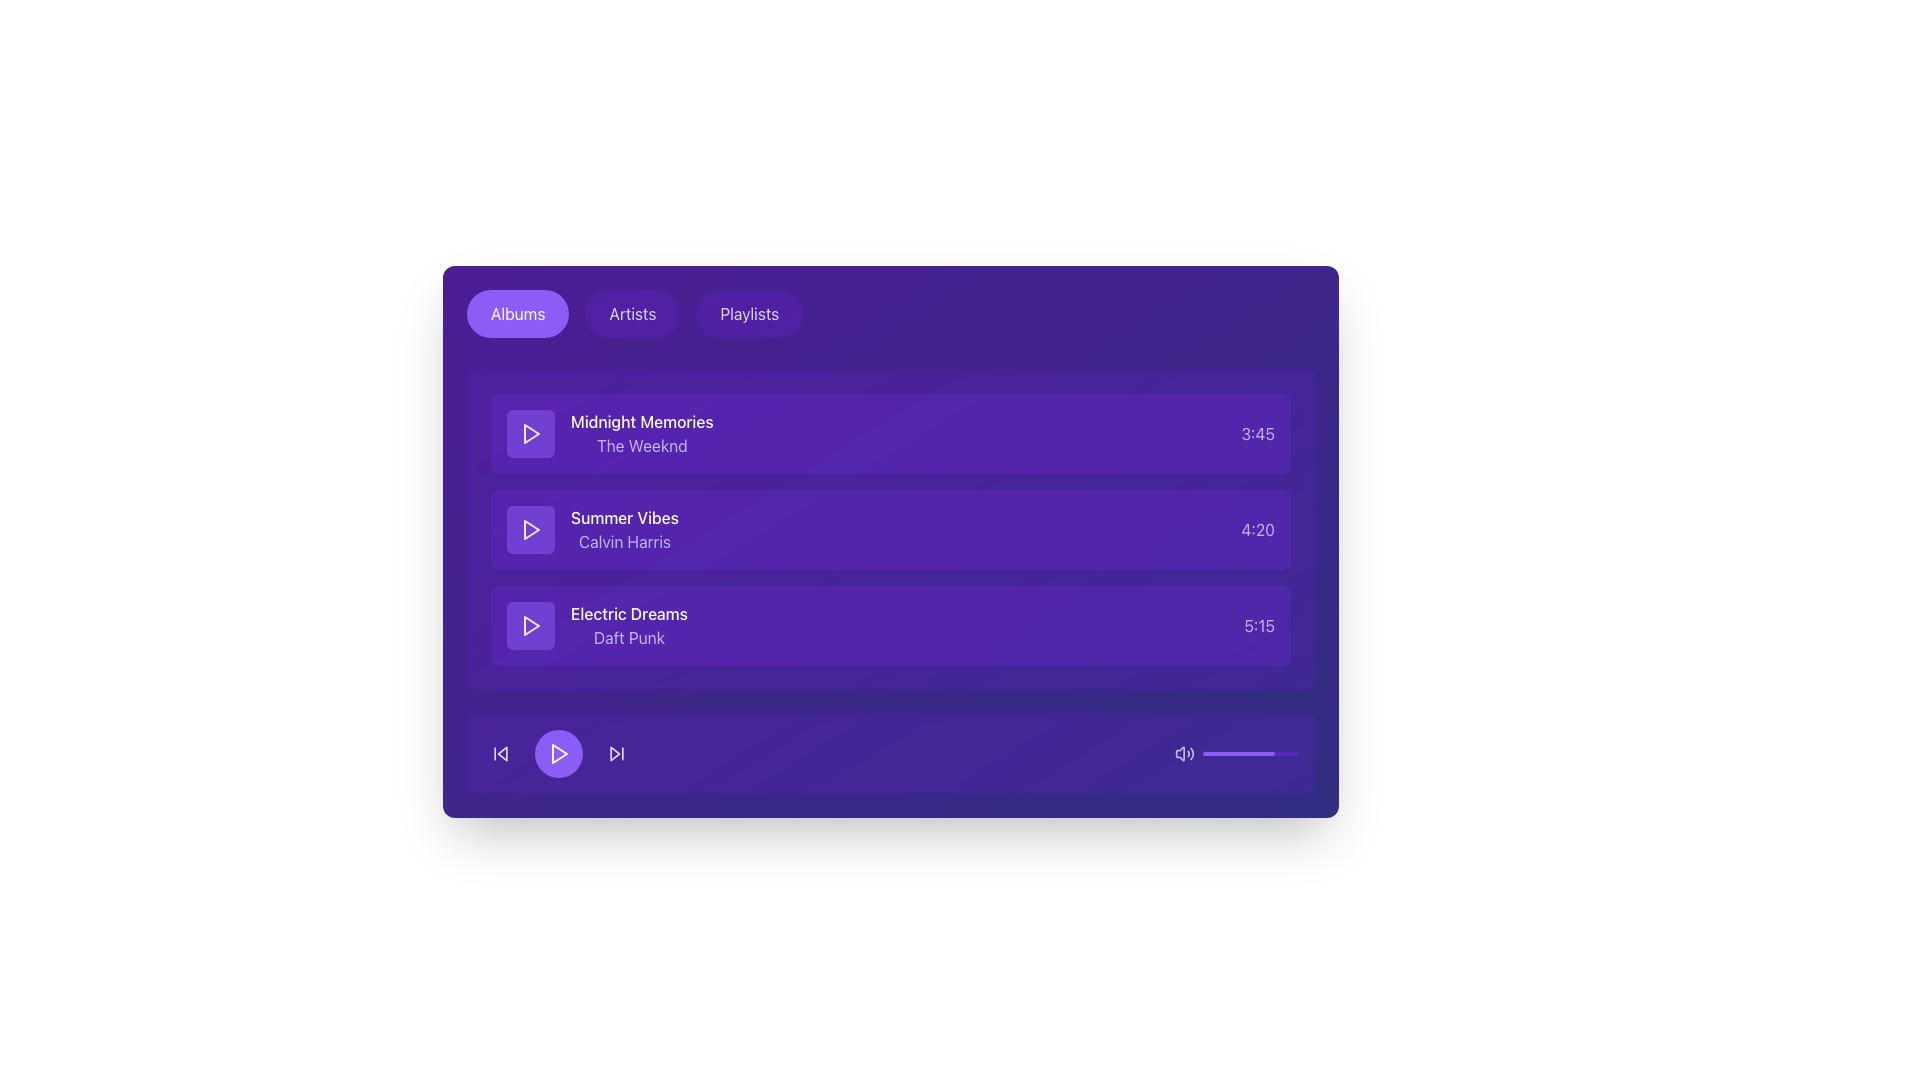 The image size is (1920, 1080). I want to click on the time duration display showing '5:15' in violet text color, located on the far-right edge of the track listing card, so click(1258, 624).